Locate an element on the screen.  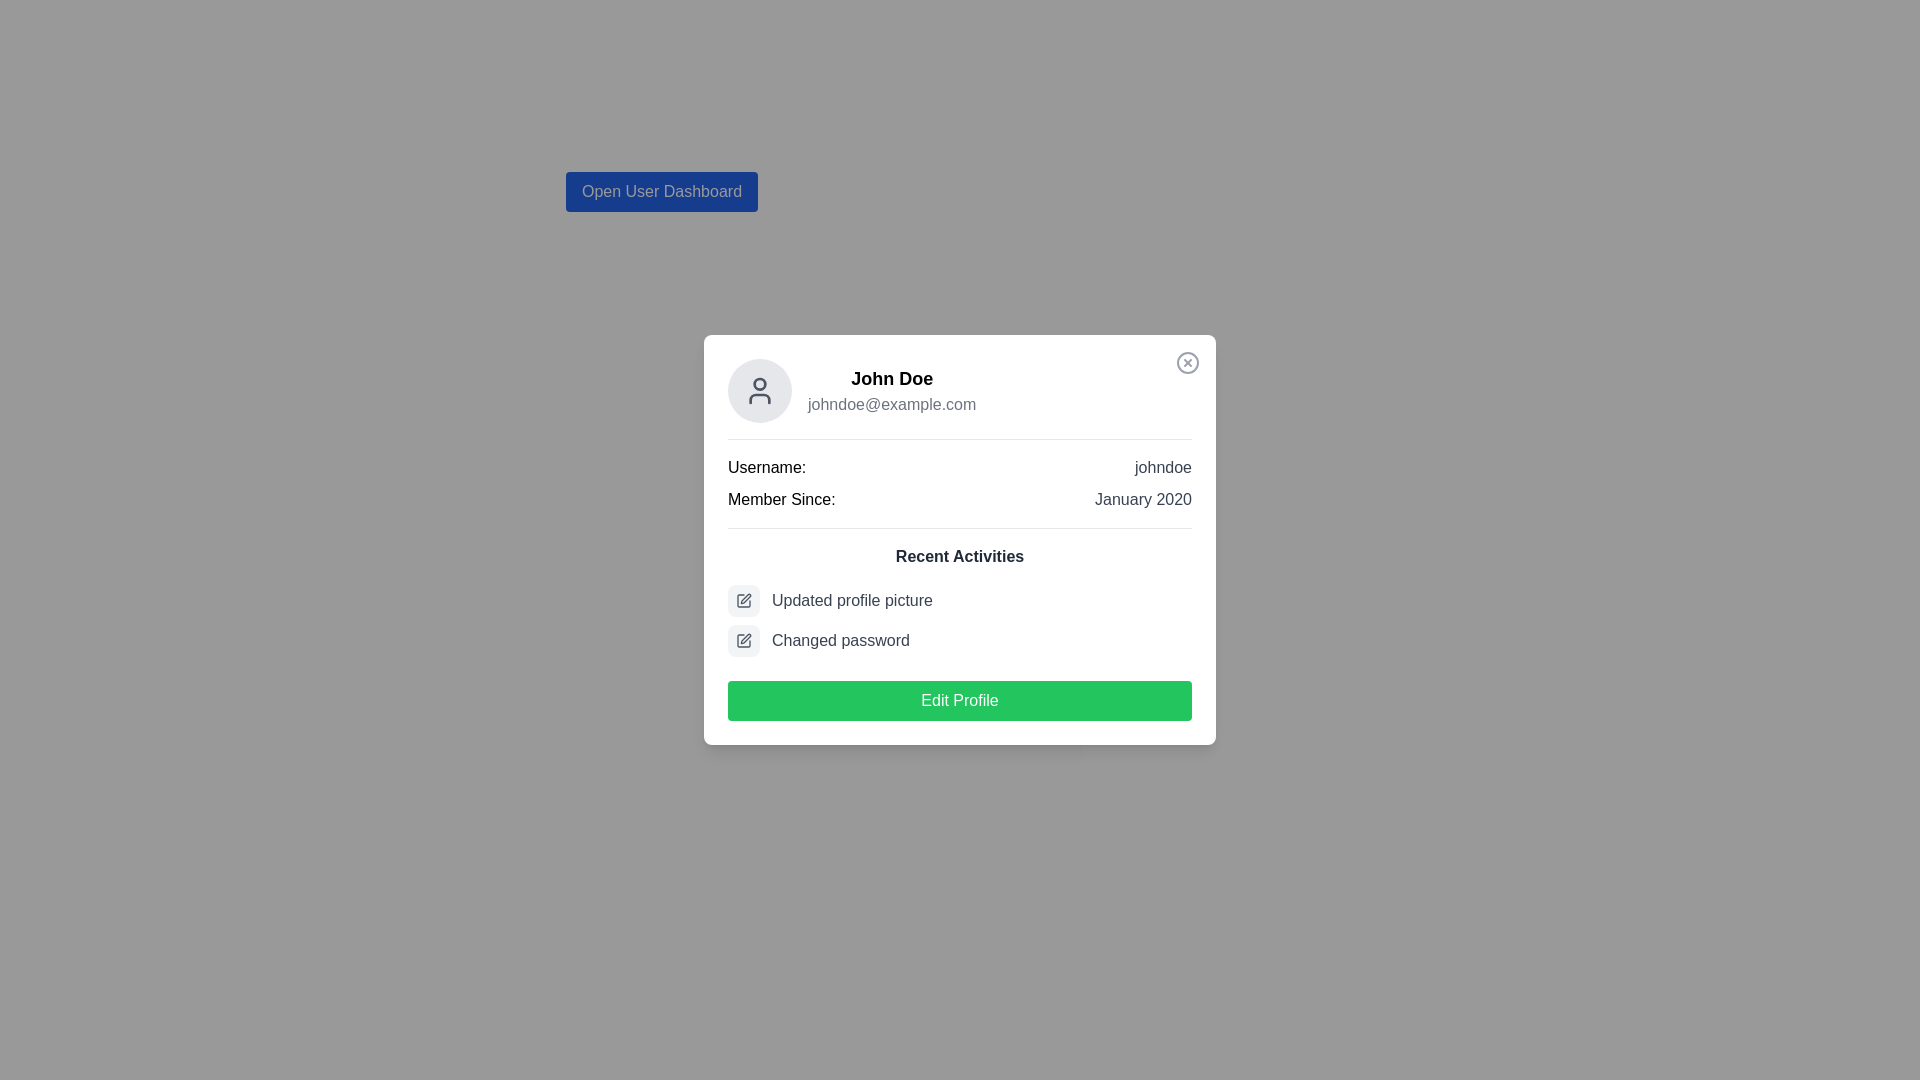
the 'Username:' text label, which provides context for the adjacent username 'johndoe' in the profile card display is located at coordinates (766, 467).